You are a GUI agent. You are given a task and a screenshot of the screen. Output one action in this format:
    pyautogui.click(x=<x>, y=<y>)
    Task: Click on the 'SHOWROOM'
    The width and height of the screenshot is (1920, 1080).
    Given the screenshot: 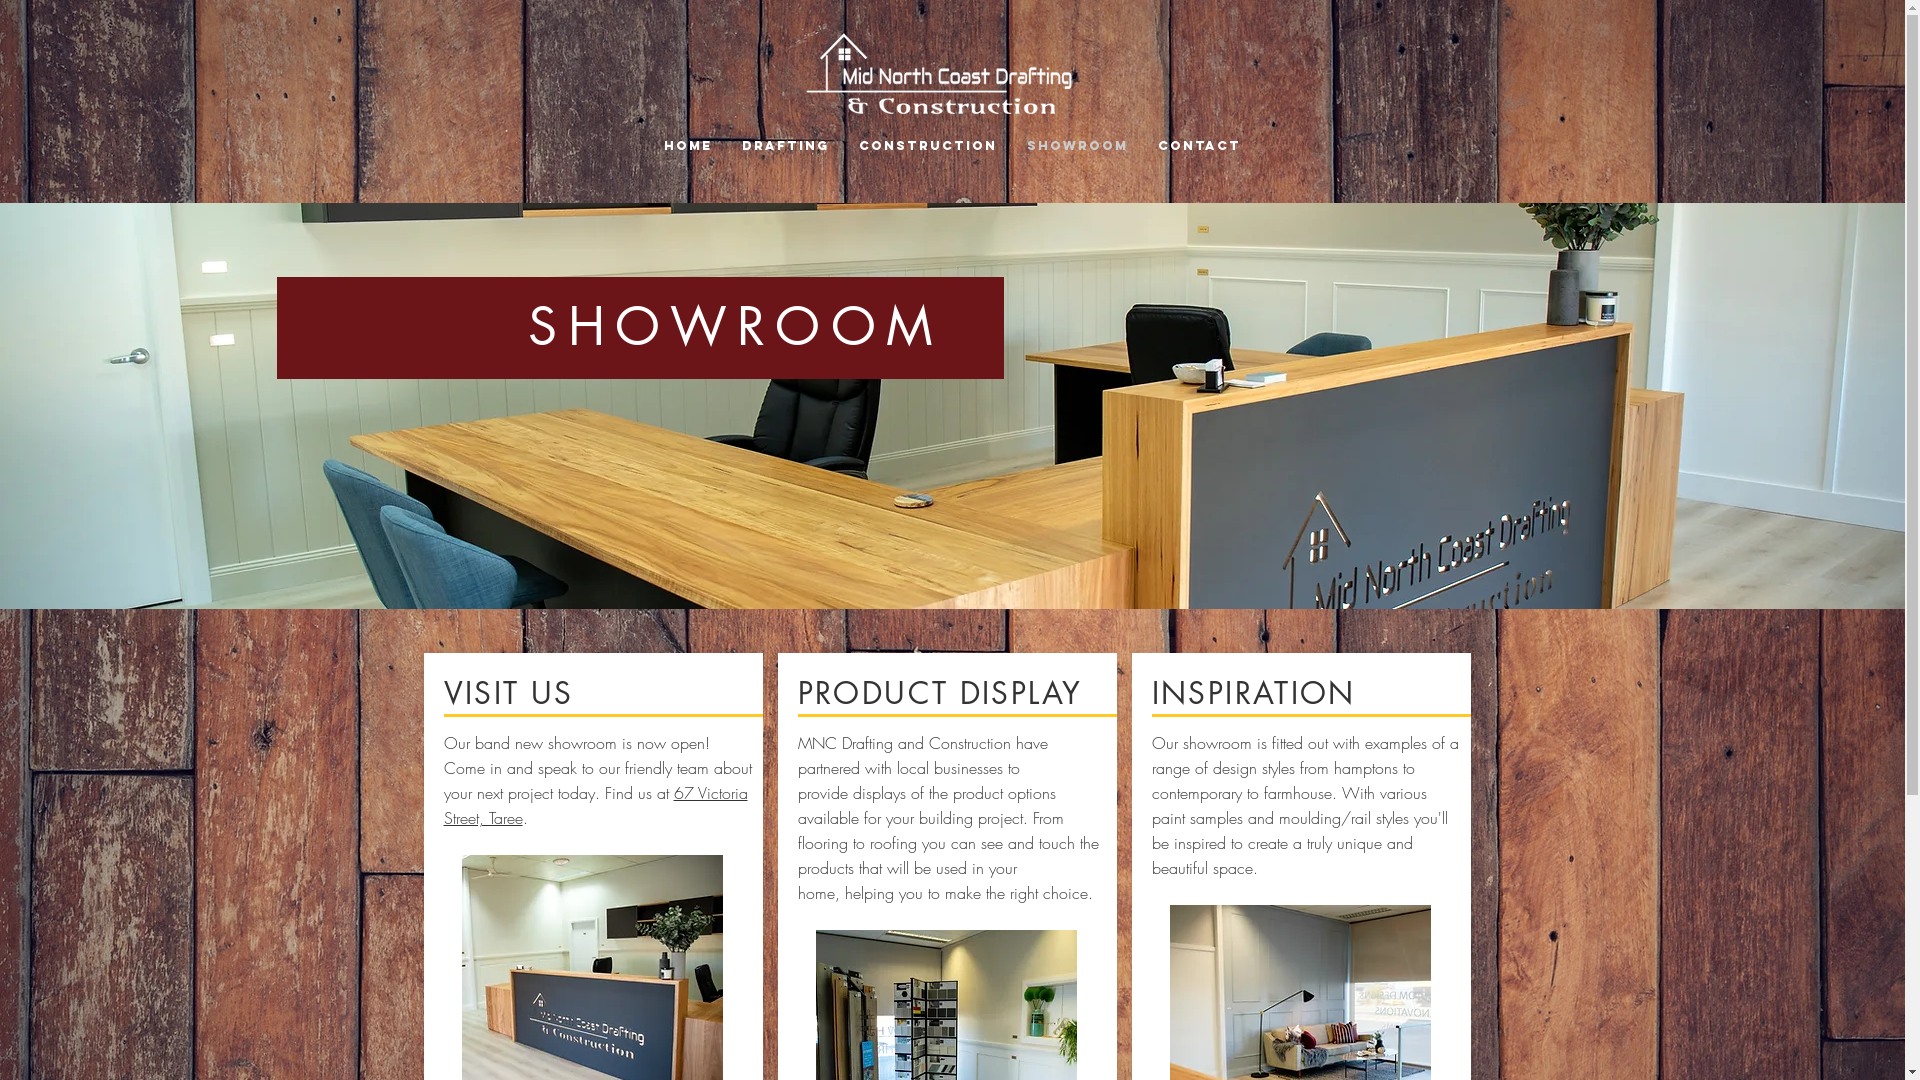 What is the action you would take?
    pyautogui.click(x=1076, y=142)
    